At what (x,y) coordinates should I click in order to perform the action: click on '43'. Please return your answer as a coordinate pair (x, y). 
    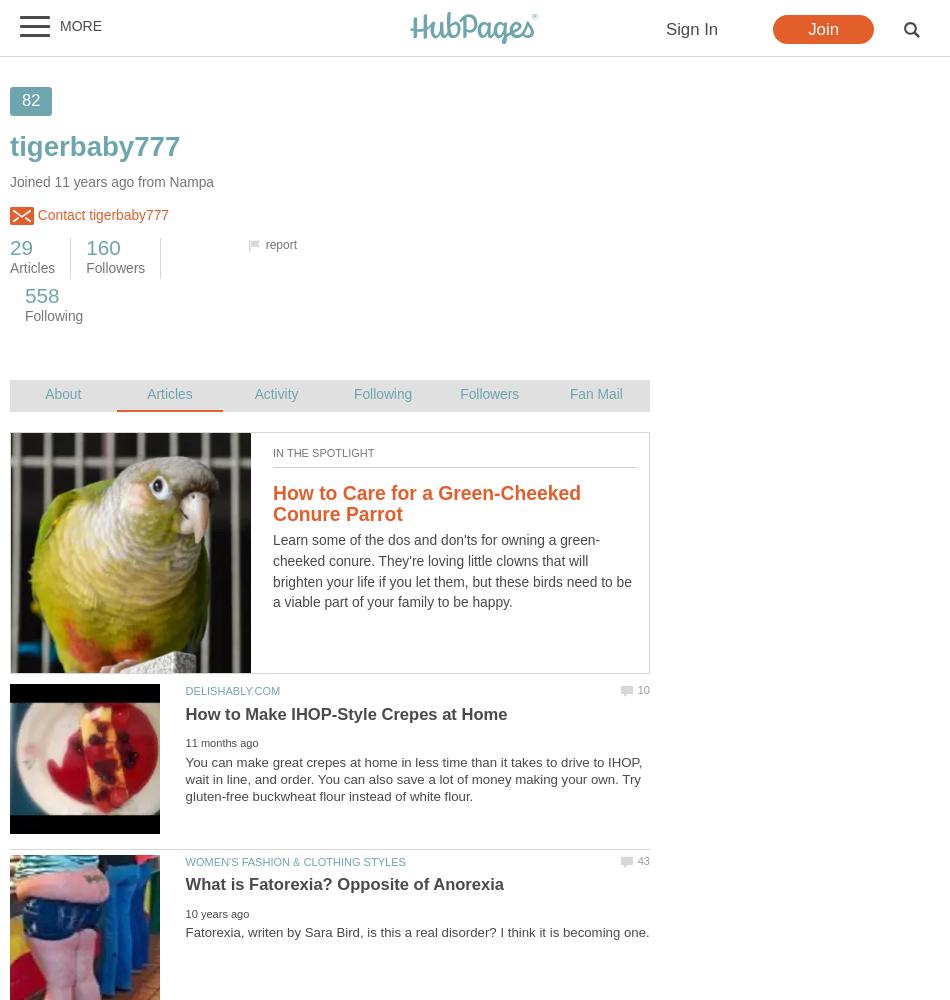
    Looking at the image, I should click on (636, 859).